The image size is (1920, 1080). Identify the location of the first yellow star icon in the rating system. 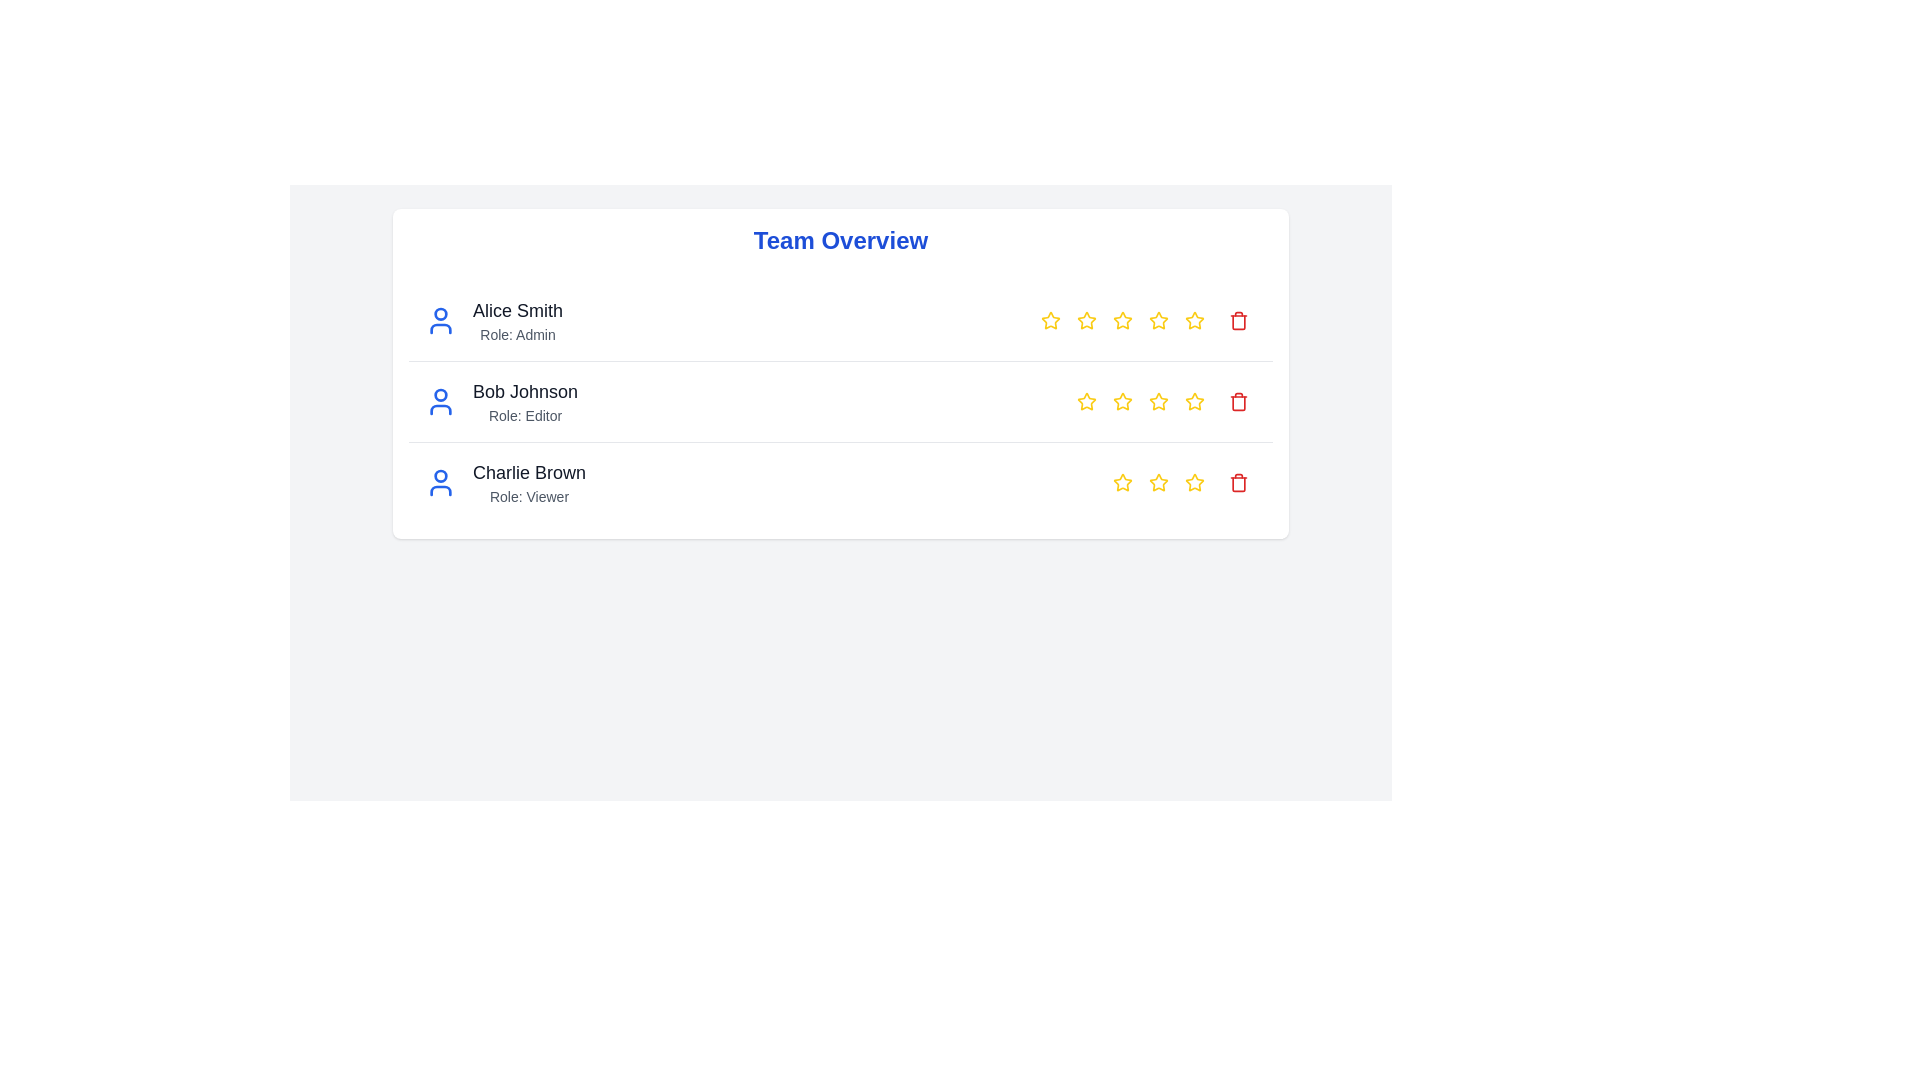
(1123, 482).